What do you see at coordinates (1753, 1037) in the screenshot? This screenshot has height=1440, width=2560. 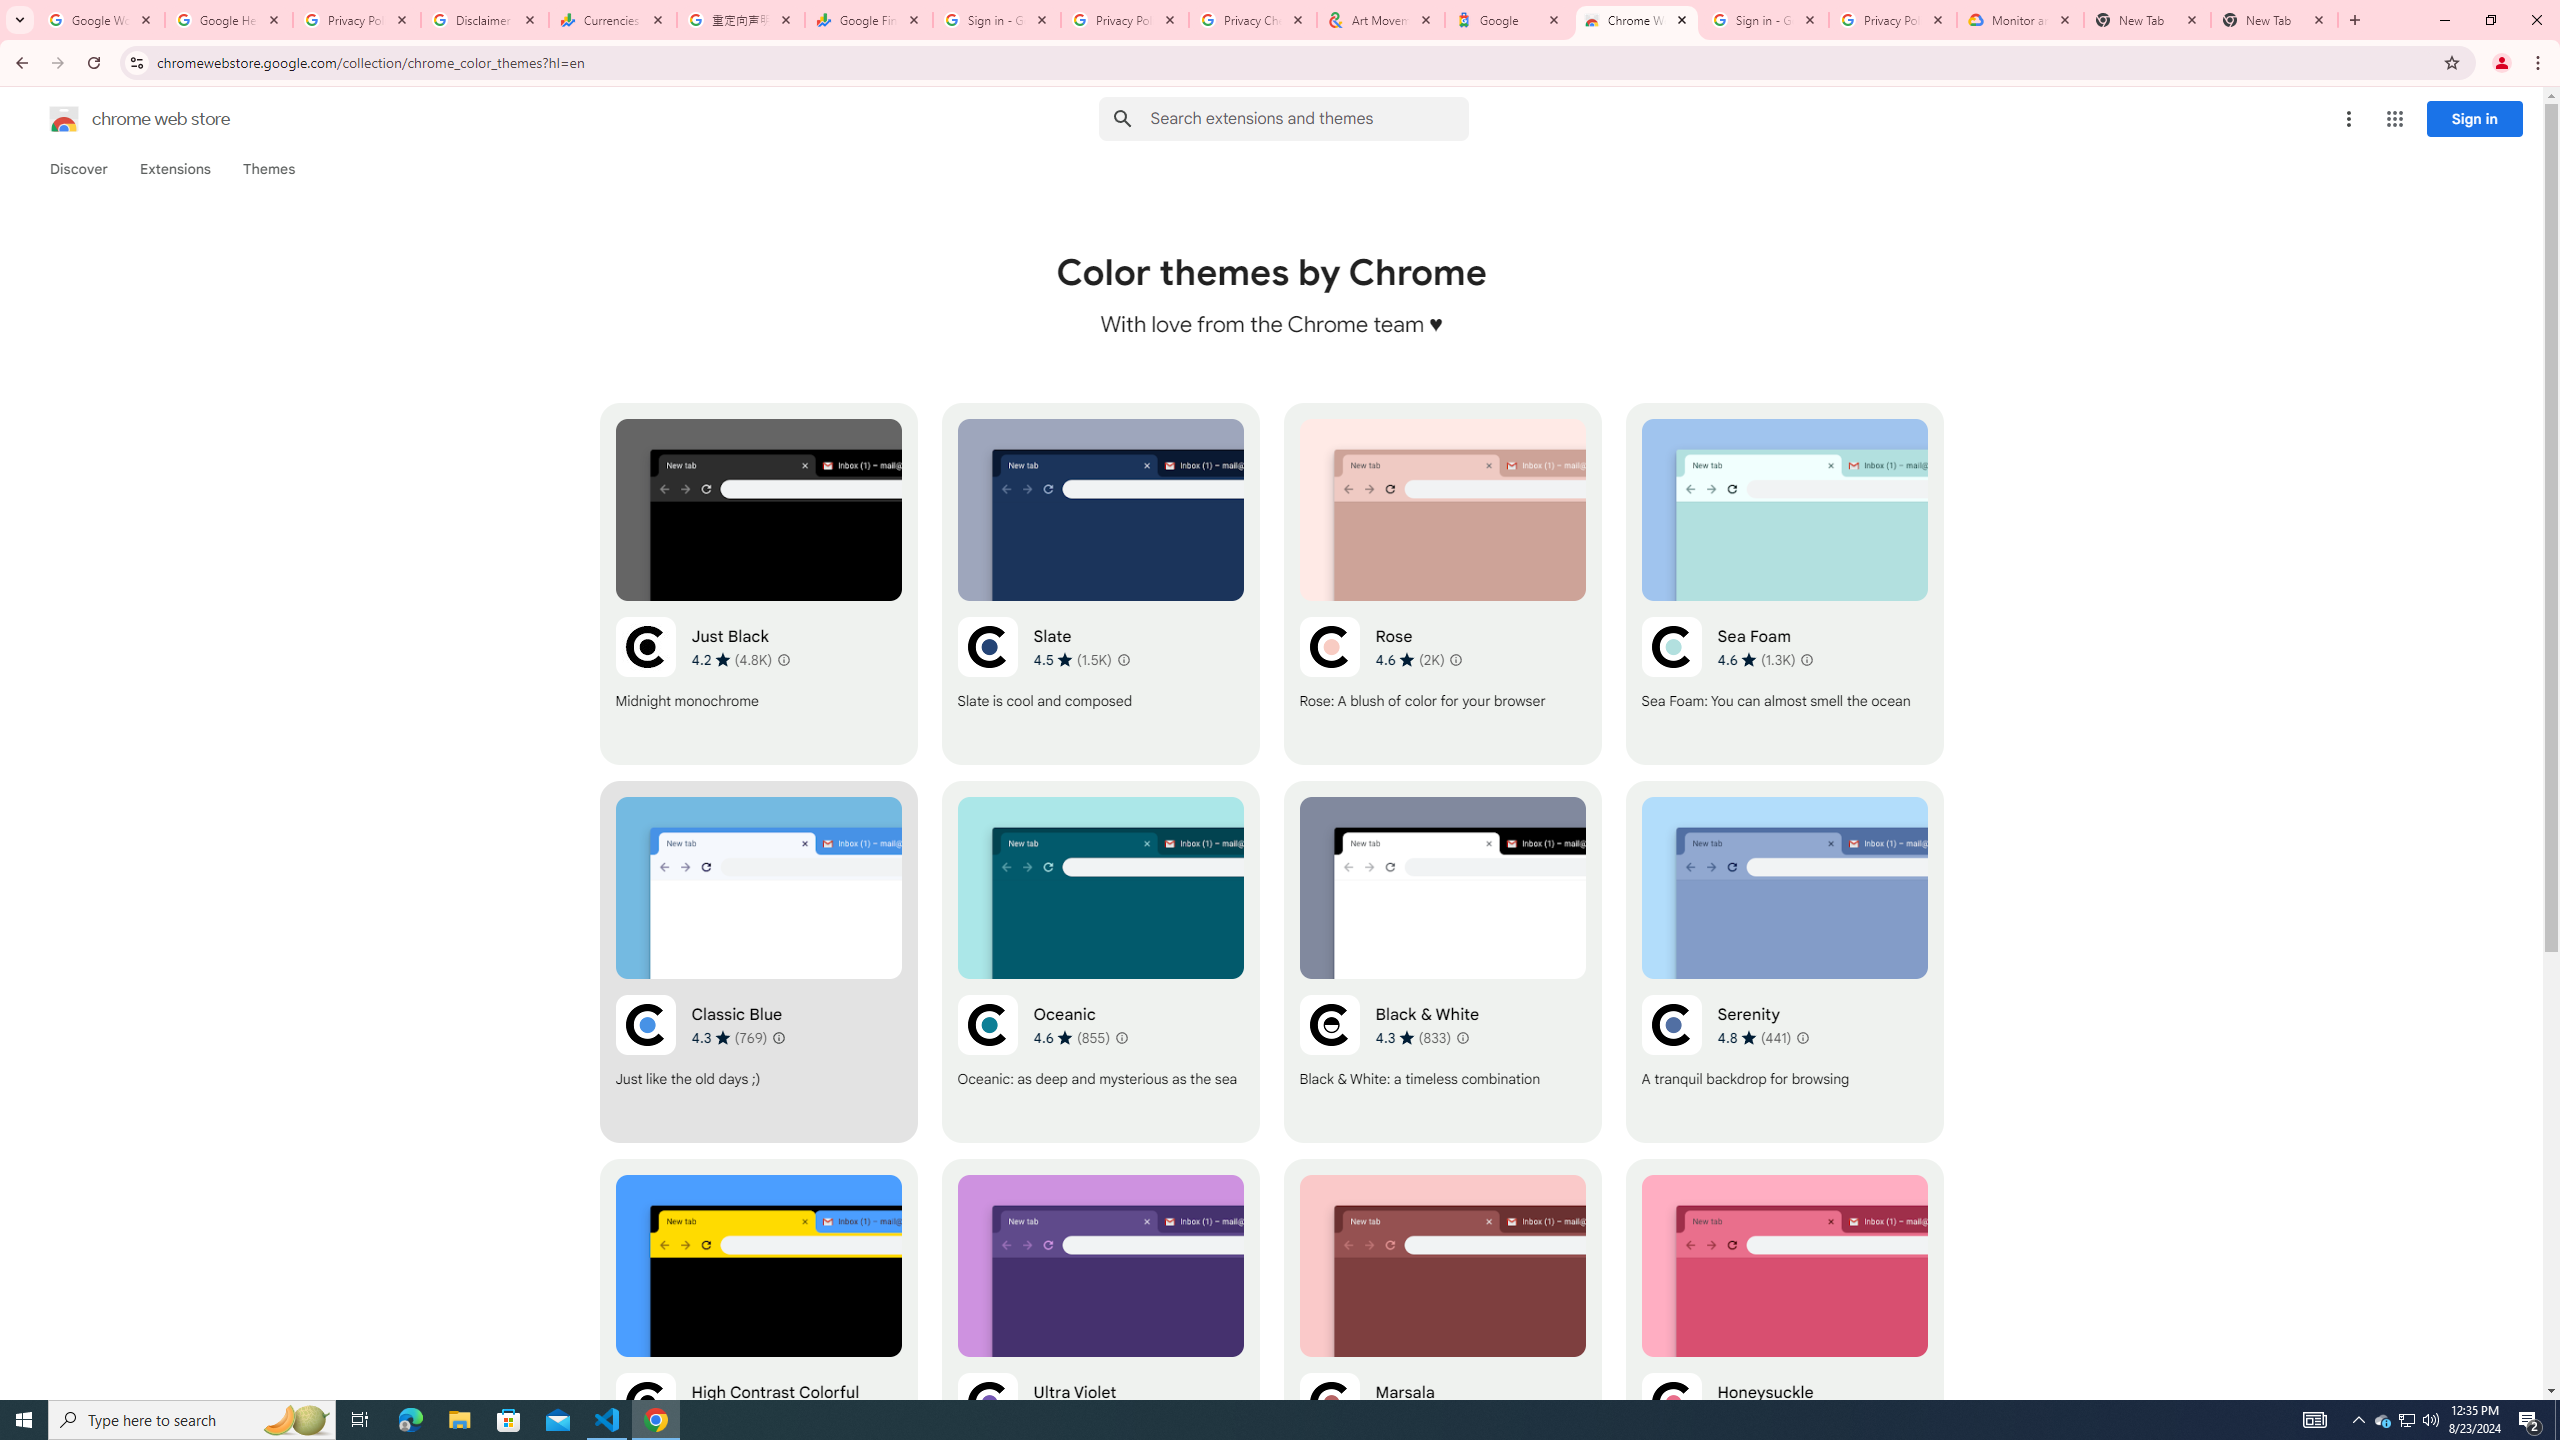 I see `'Average rating 4.8 out of 5 stars. 441 ratings.'` at bounding box center [1753, 1037].